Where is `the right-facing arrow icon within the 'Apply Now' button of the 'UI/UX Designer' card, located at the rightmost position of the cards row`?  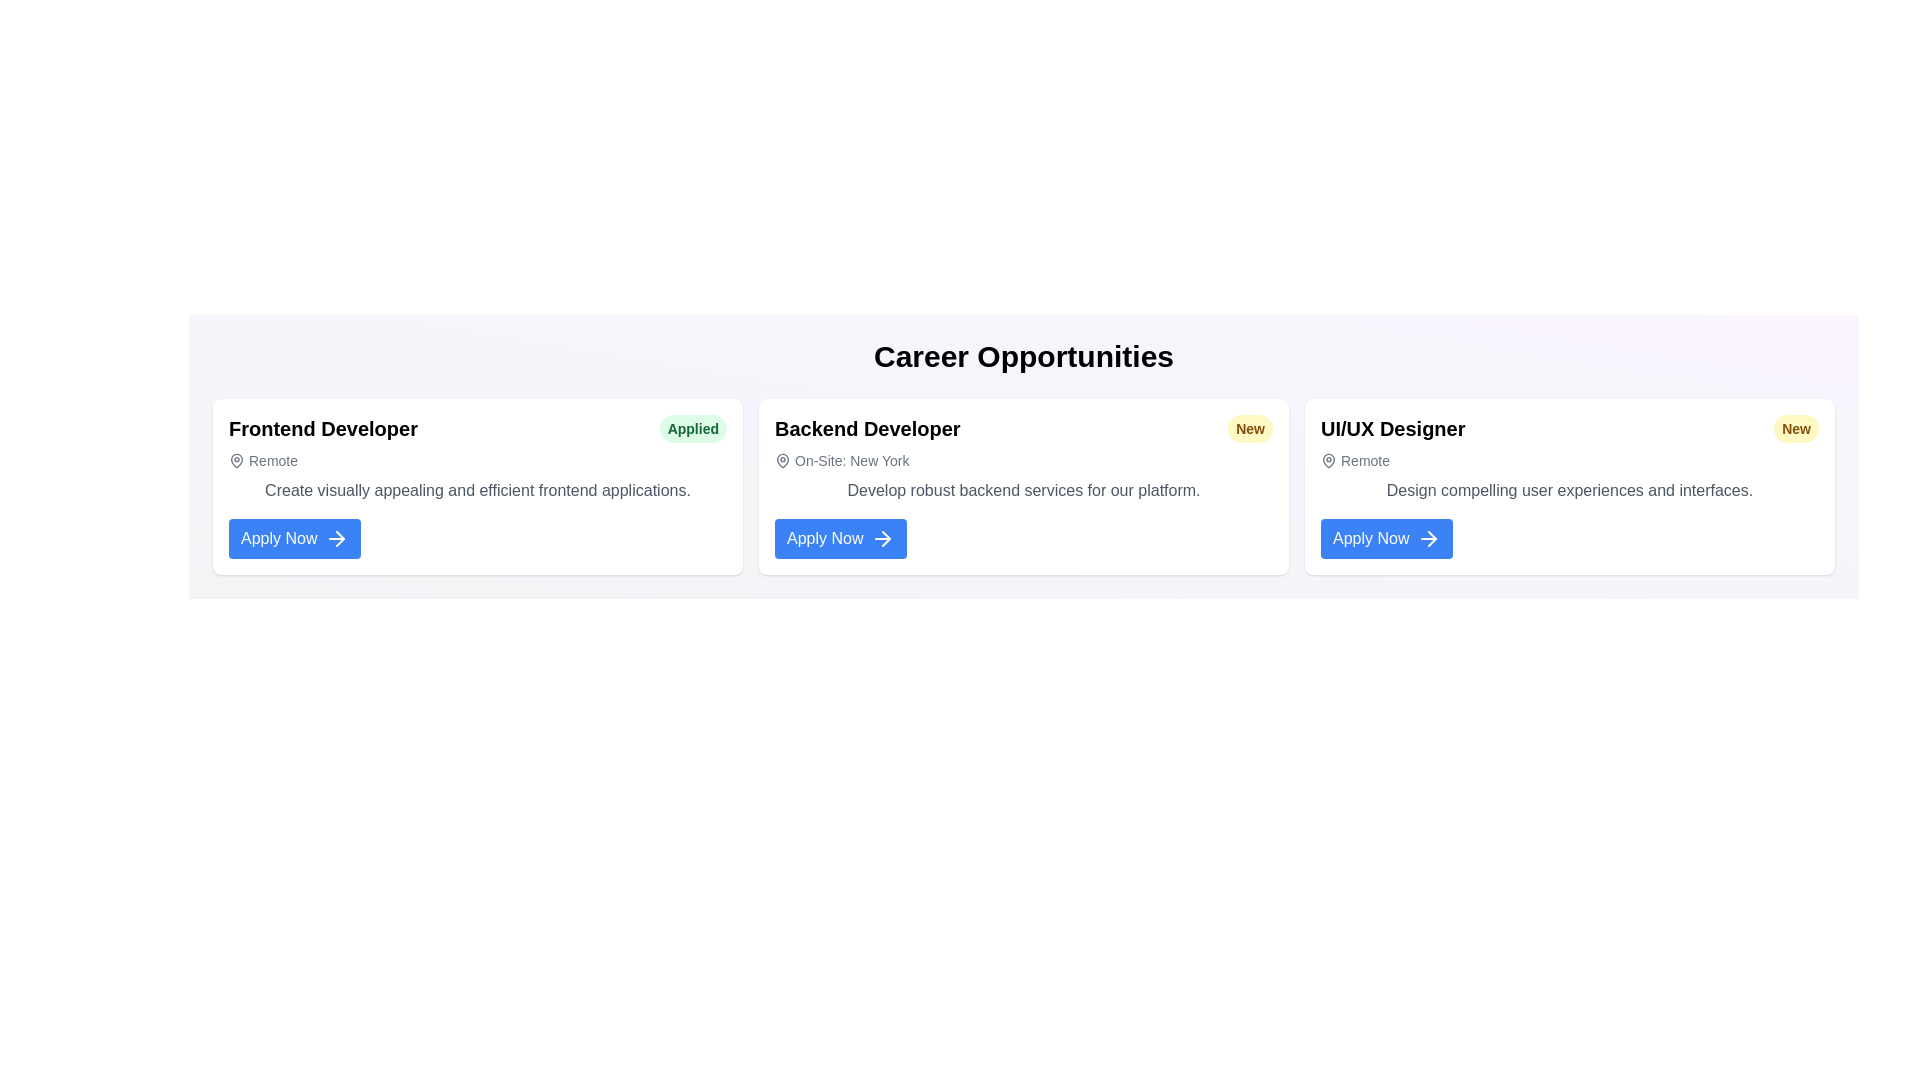
the right-facing arrow icon within the 'Apply Now' button of the 'UI/UX Designer' card, located at the rightmost position of the cards row is located at coordinates (1428, 538).